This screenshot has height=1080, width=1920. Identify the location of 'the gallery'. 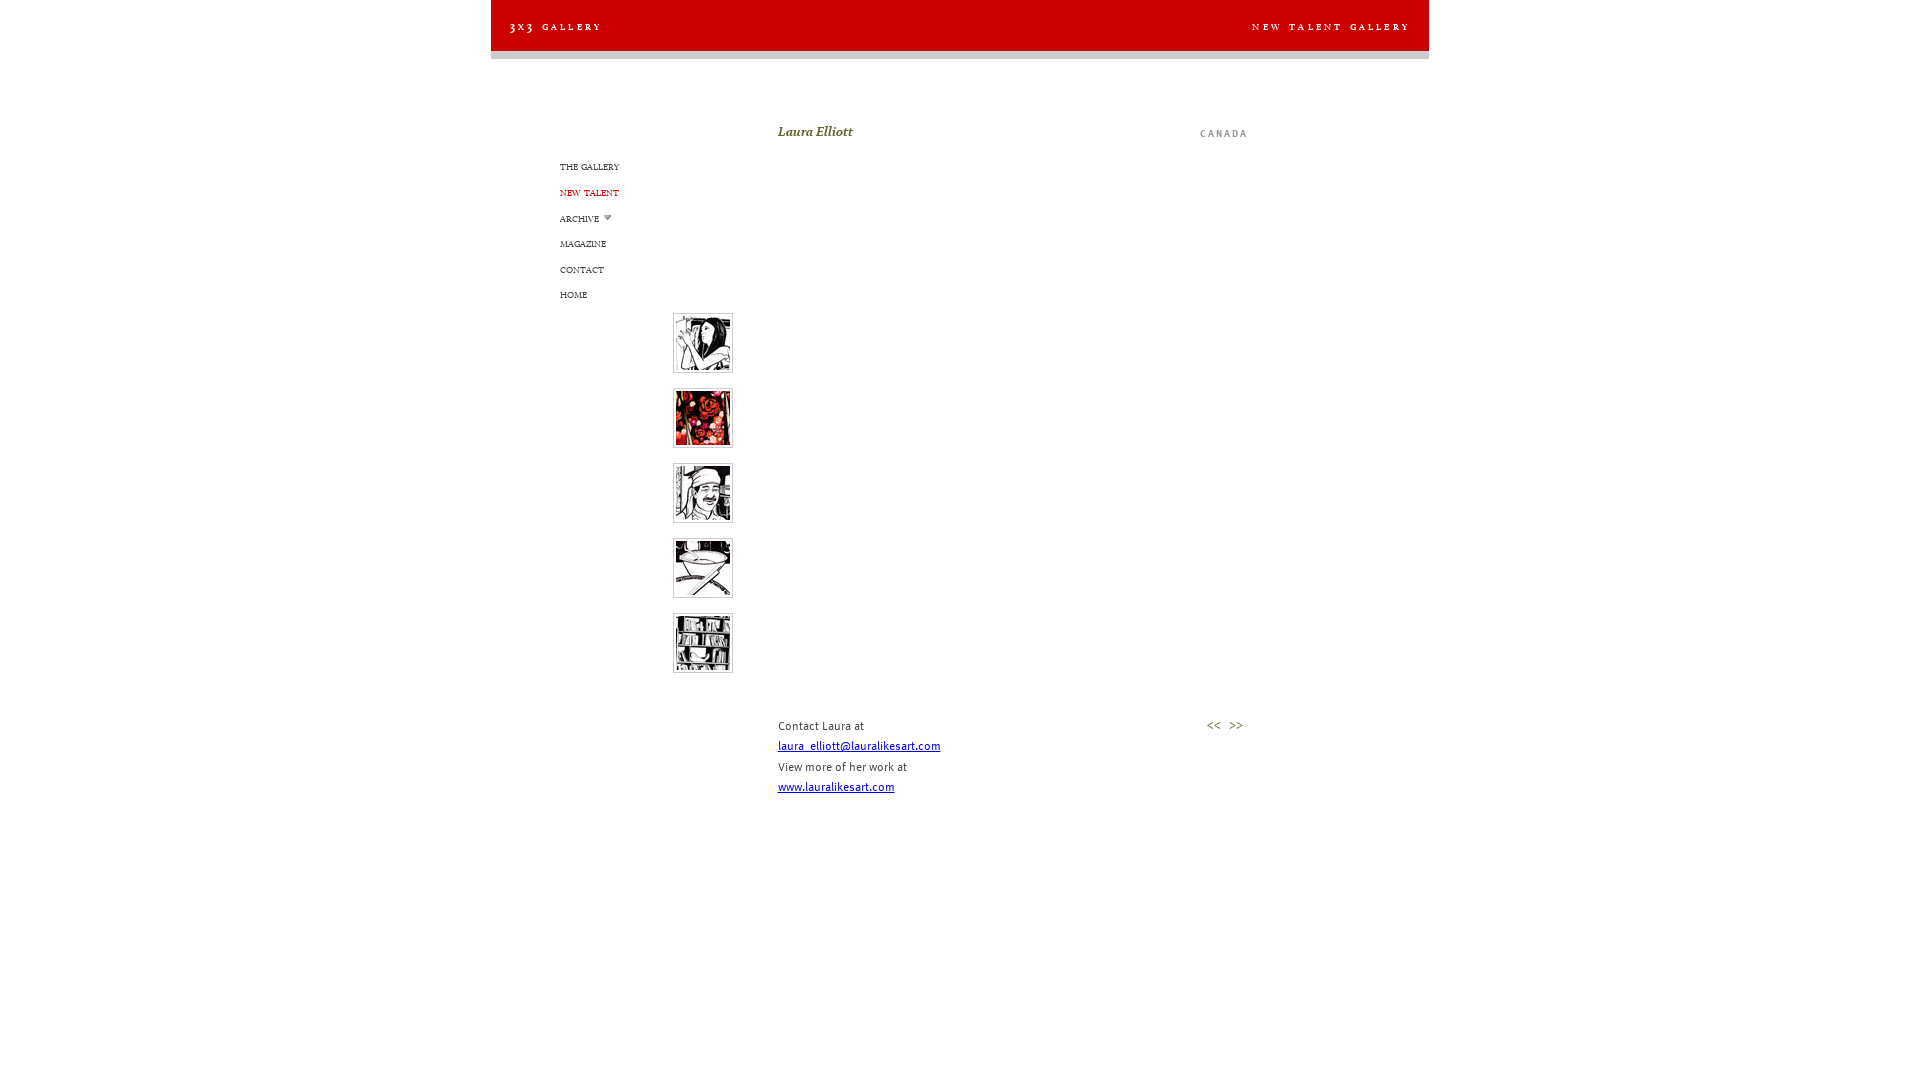
(588, 164).